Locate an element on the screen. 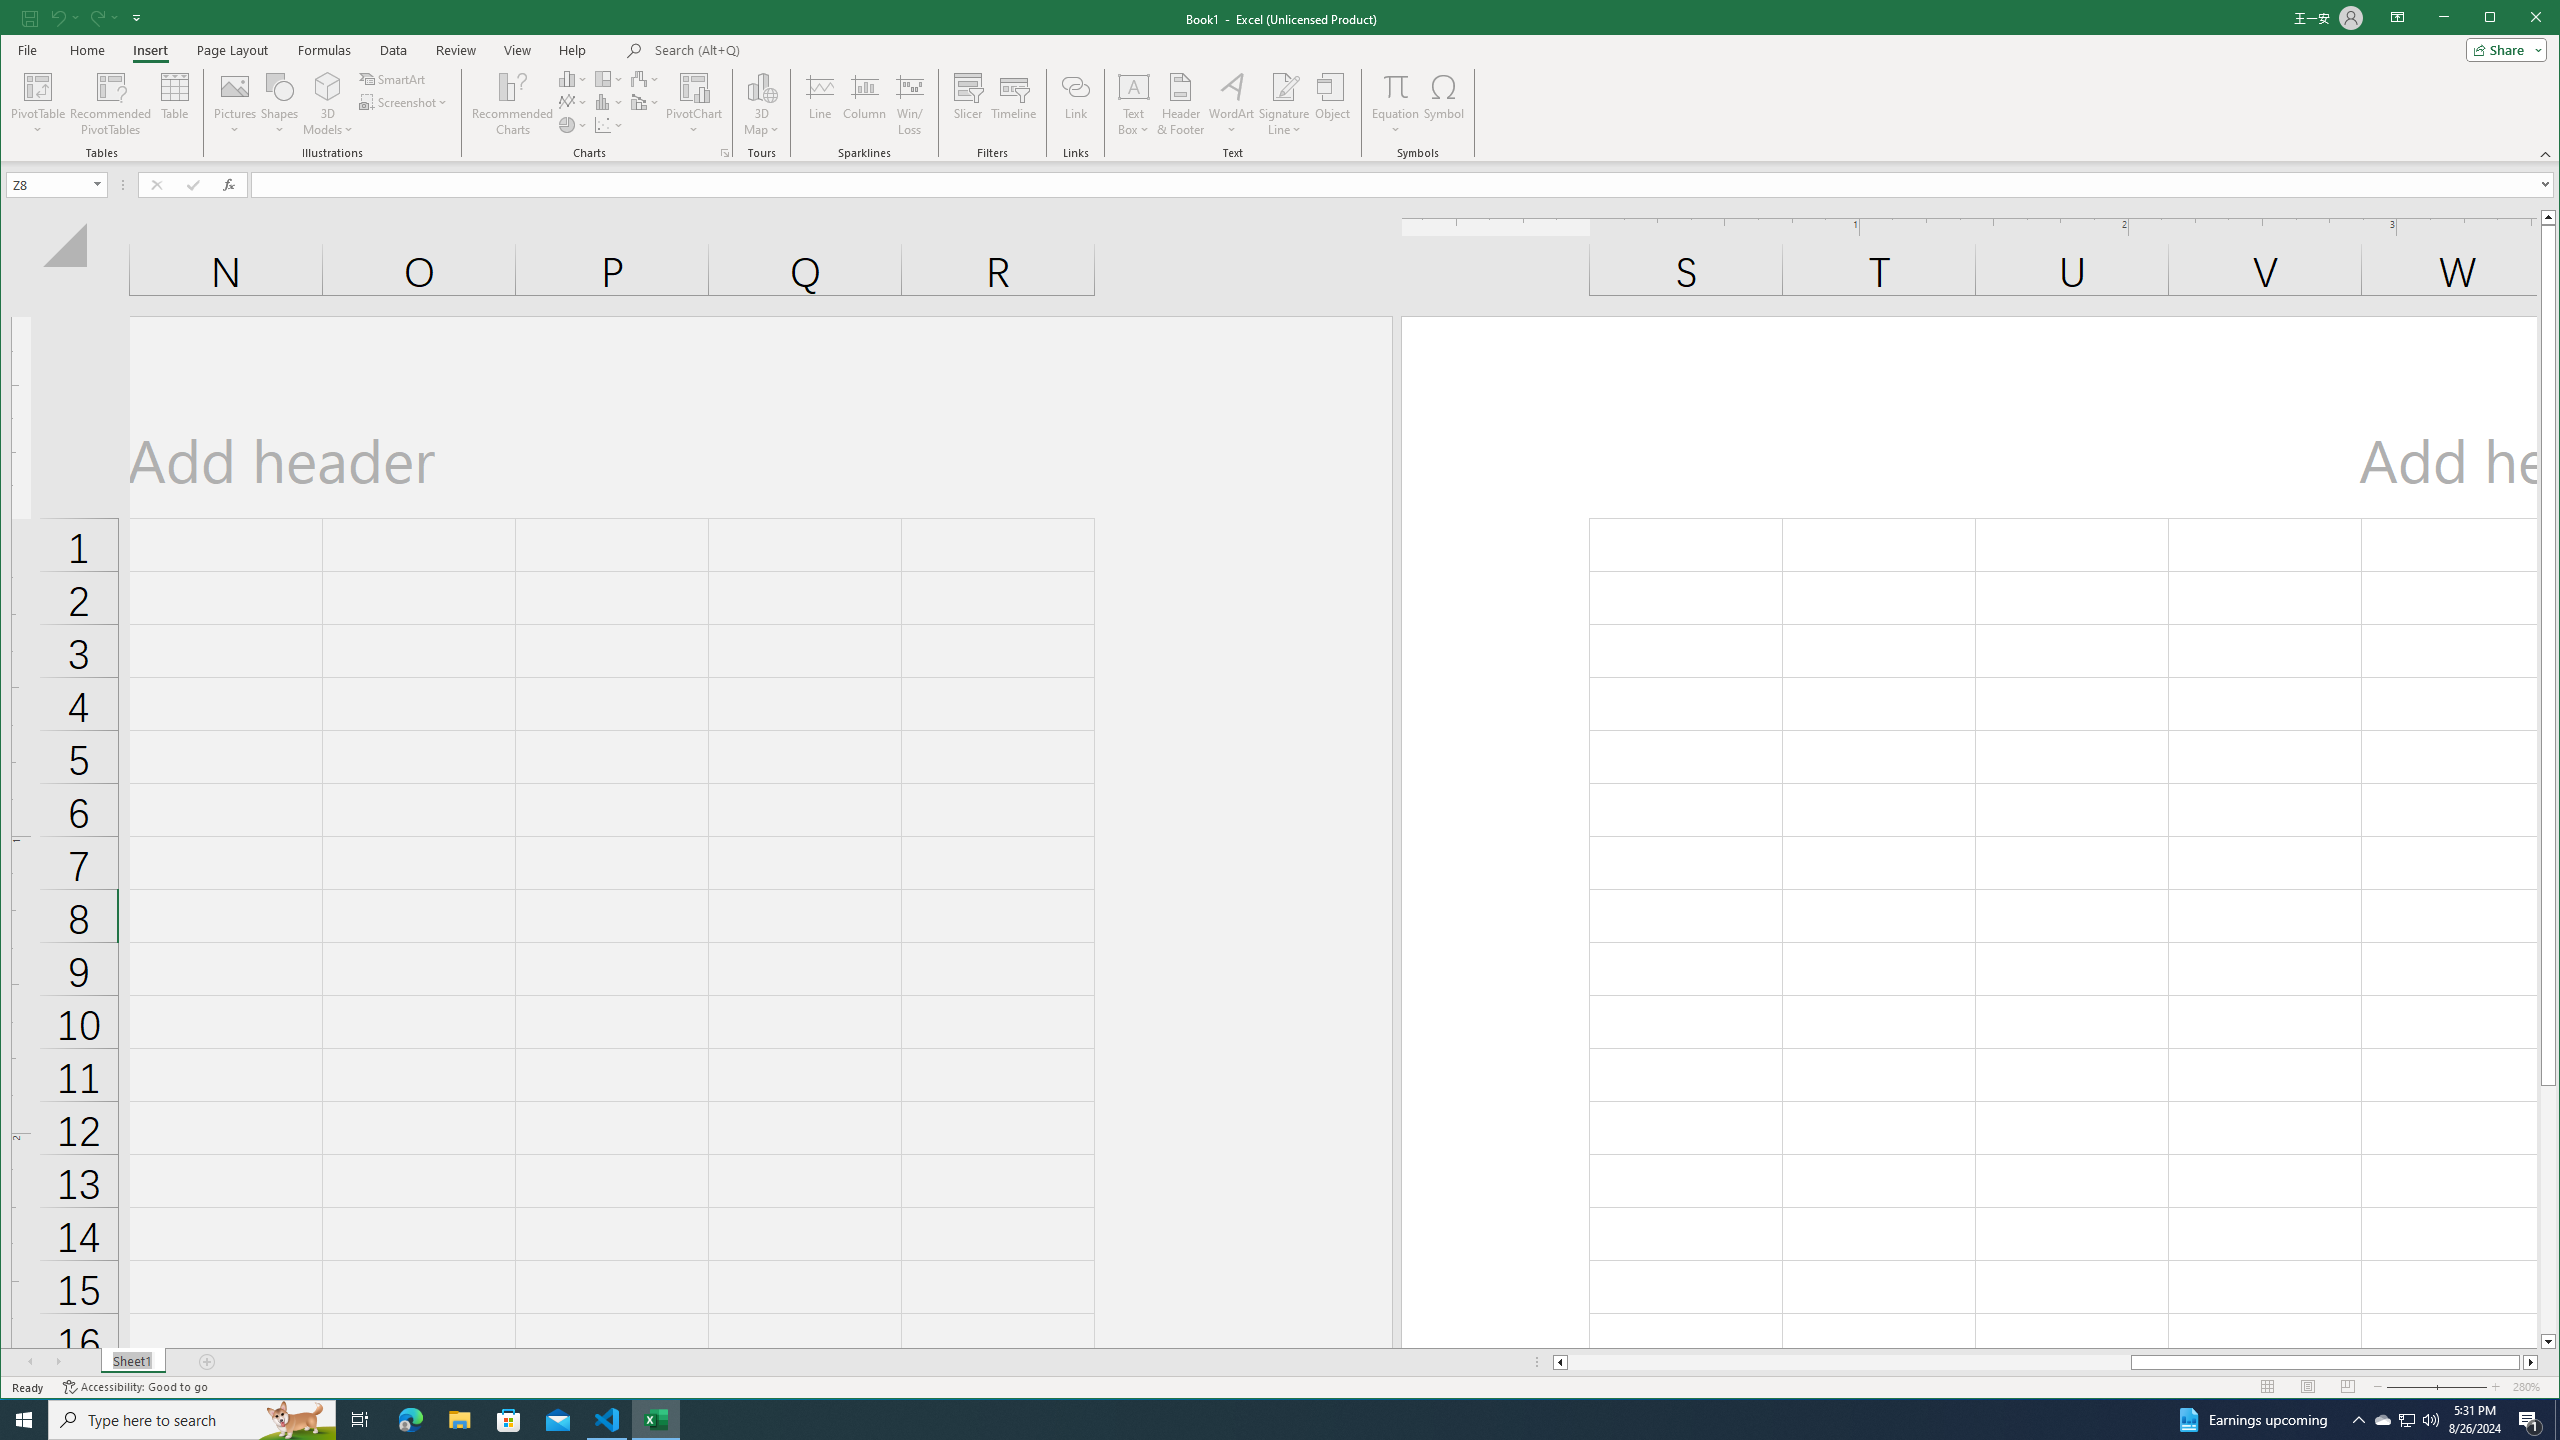 Image resolution: width=2560 pixels, height=1440 pixels. 'Insert Column or Bar Chart' is located at coordinates (572, 78).